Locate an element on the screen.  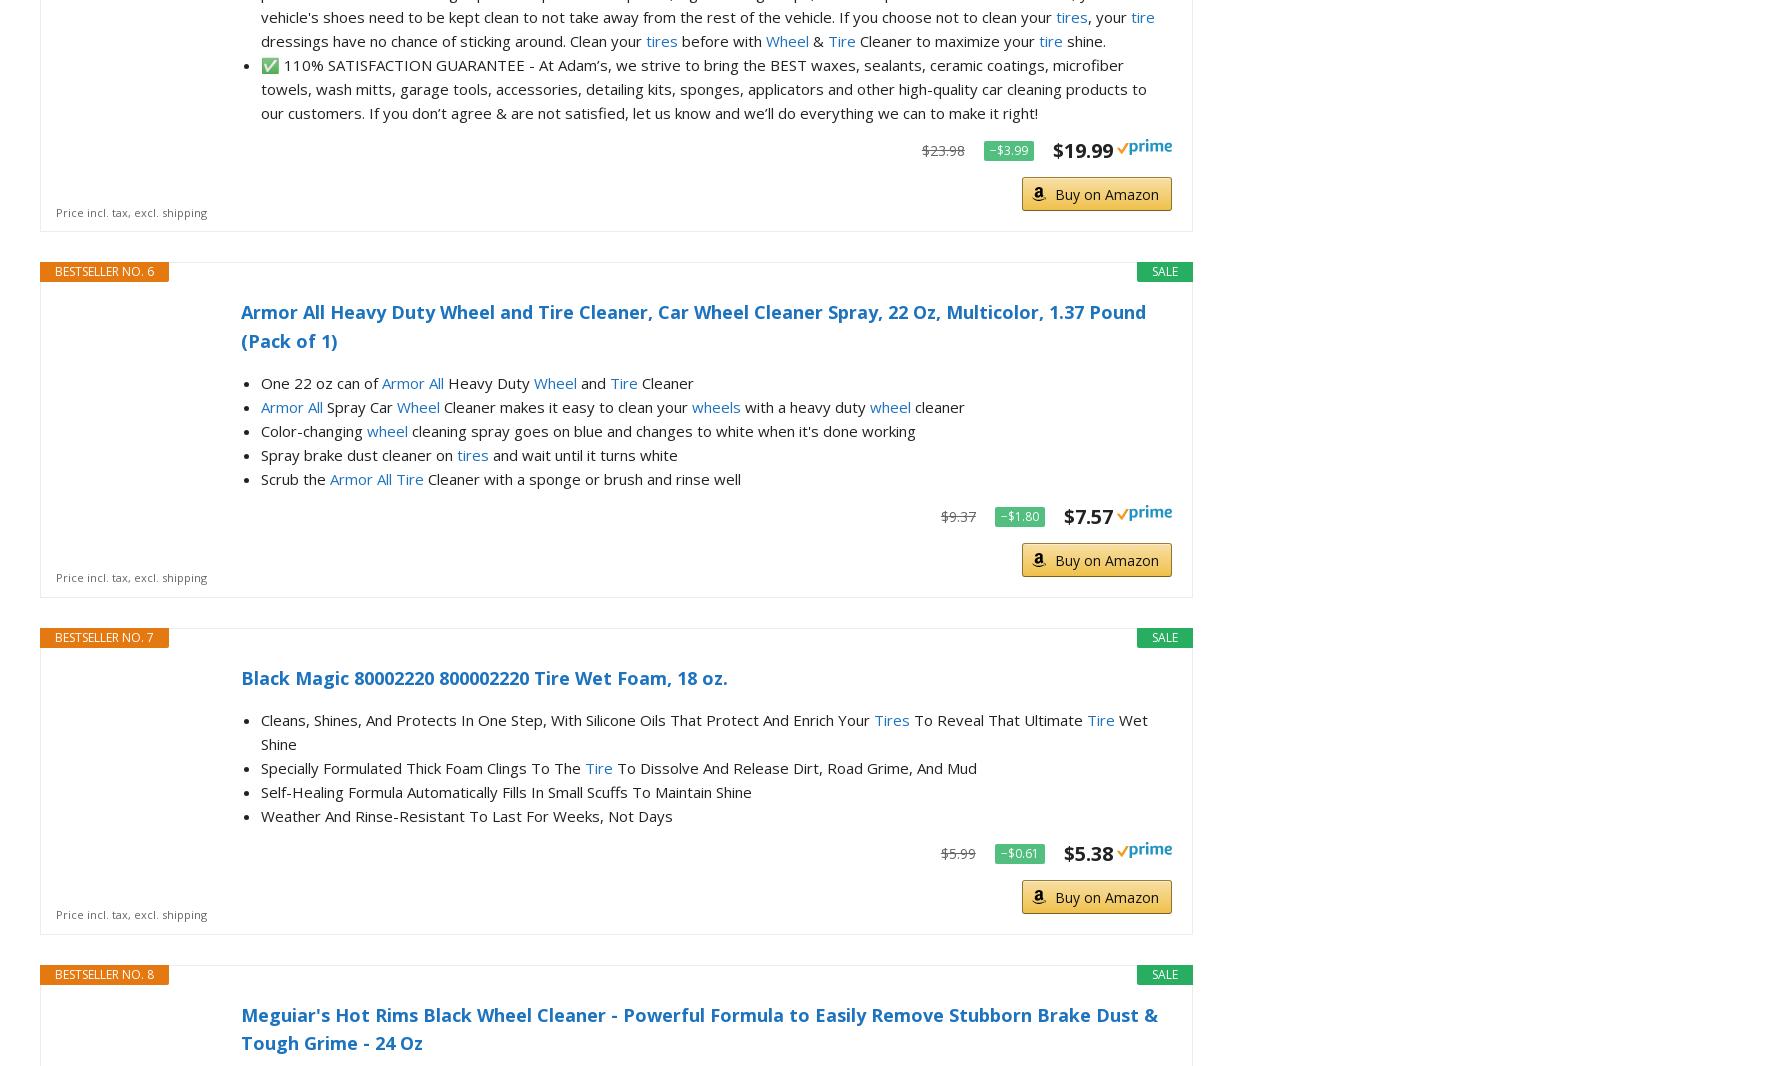
'Black Magic 80002220 800002220 Tire Wet Foam, 18 oz.' is located at coordinates (241, 676).